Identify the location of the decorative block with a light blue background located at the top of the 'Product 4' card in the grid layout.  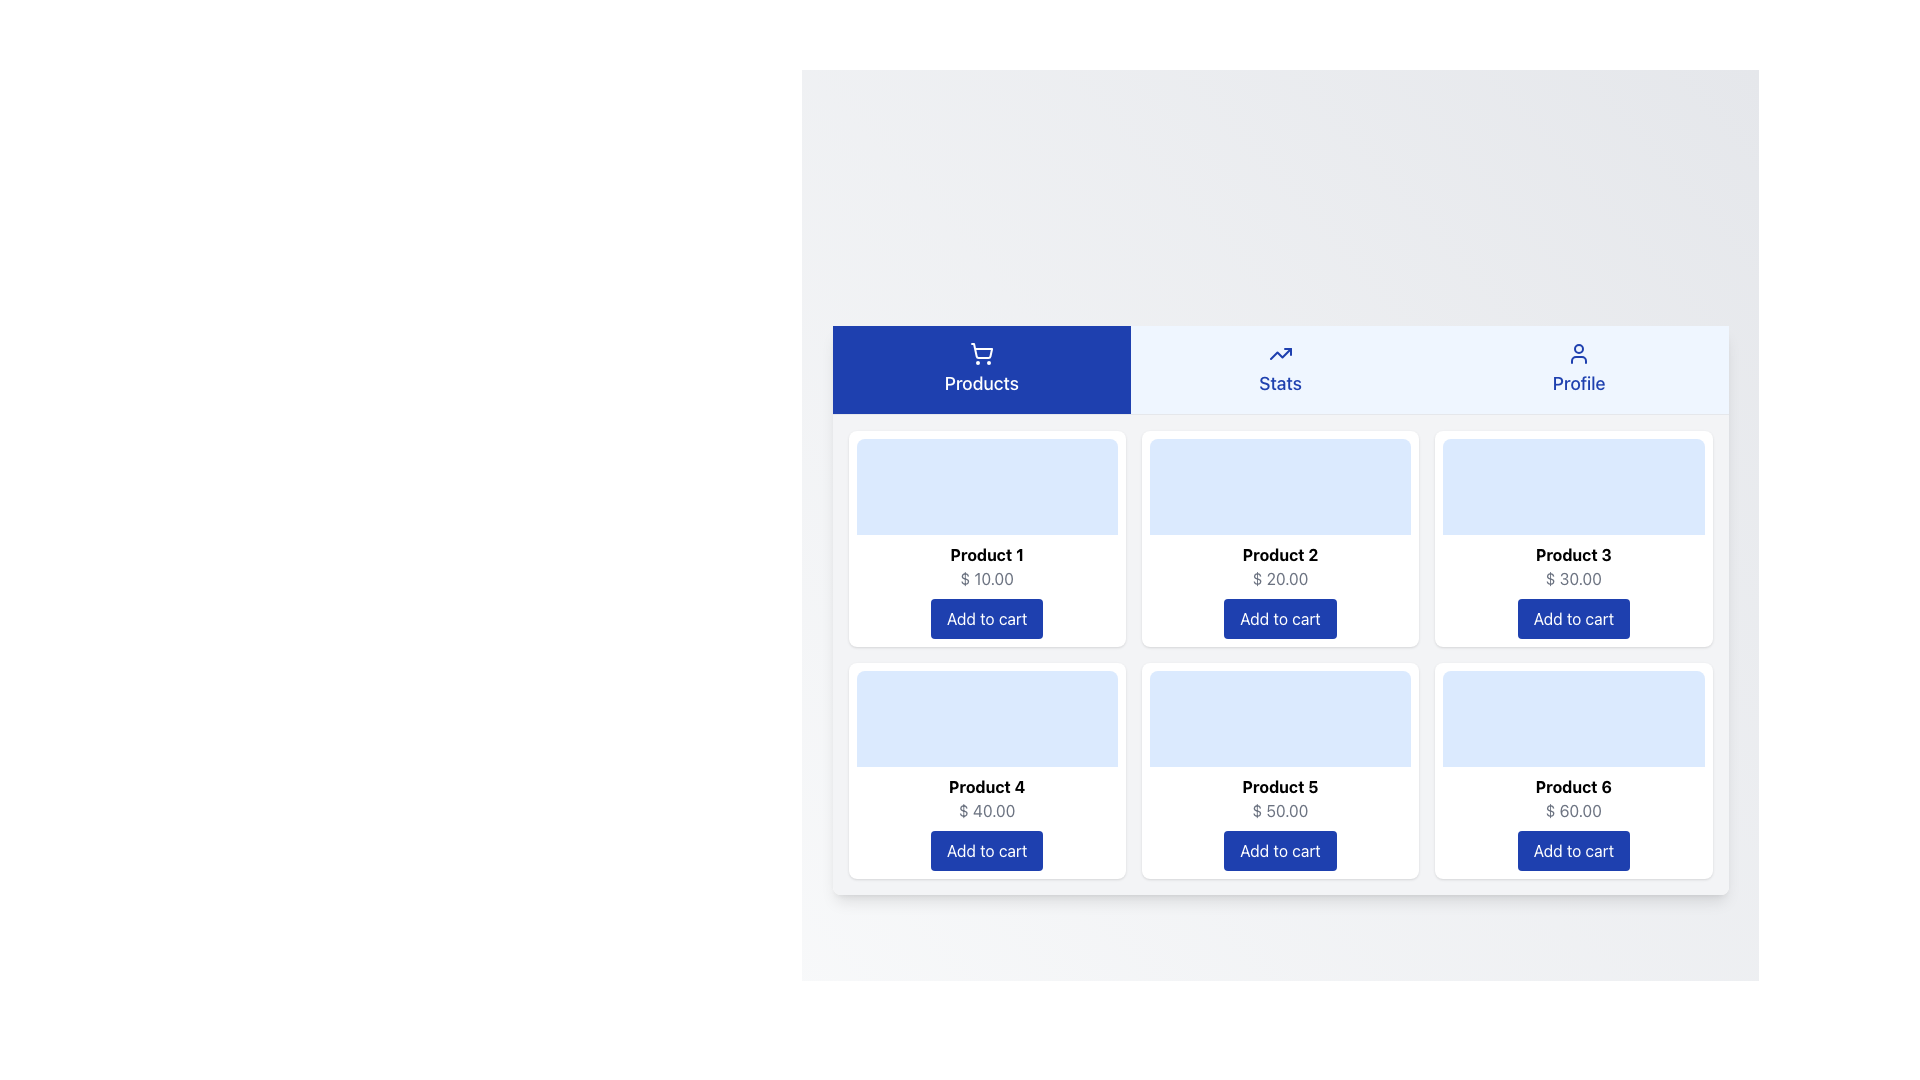
(987, 717).